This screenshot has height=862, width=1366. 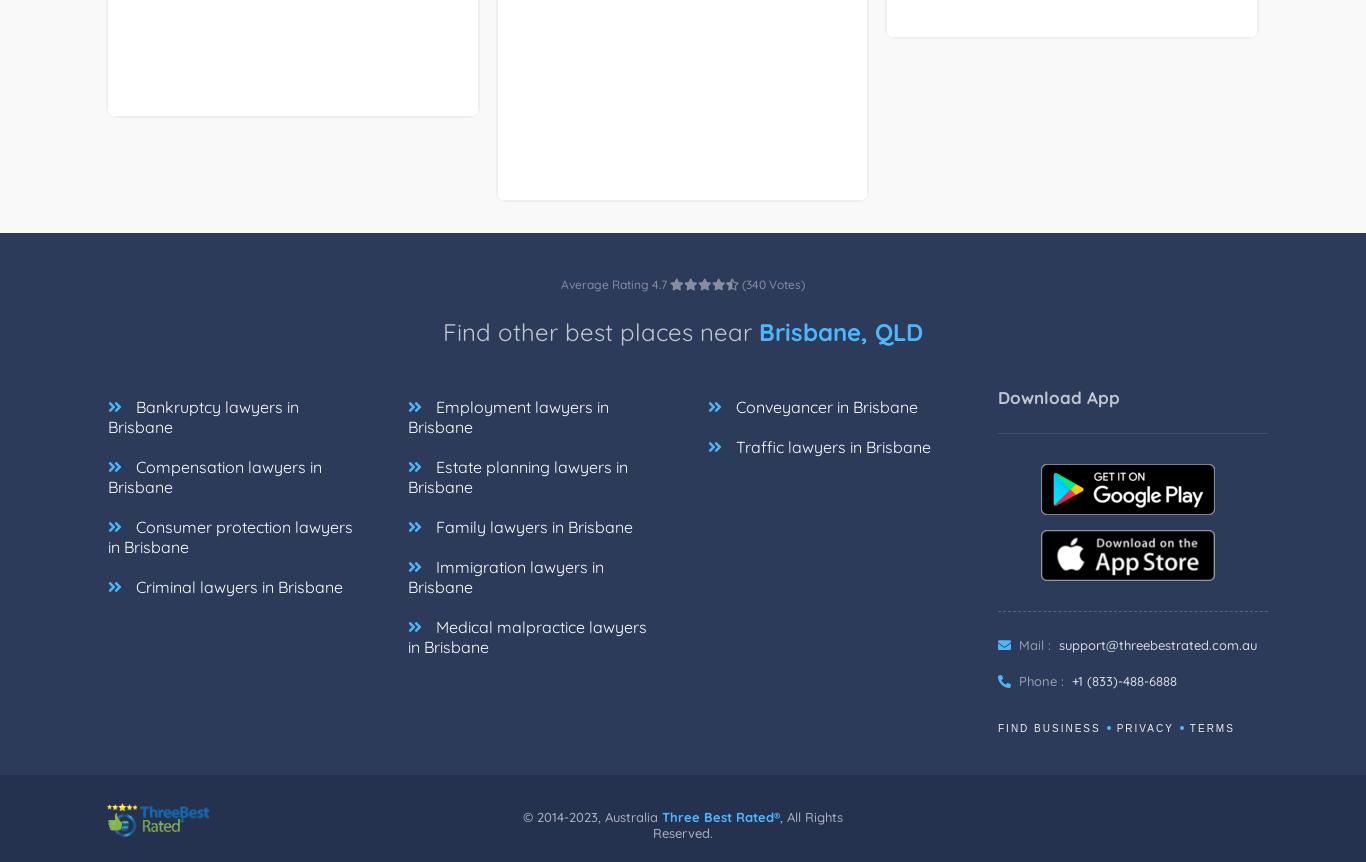 What do you see at coordinates (600, 354) in the screenshot?
I see `'Find other best places near'` at bounding box center [600, 354].